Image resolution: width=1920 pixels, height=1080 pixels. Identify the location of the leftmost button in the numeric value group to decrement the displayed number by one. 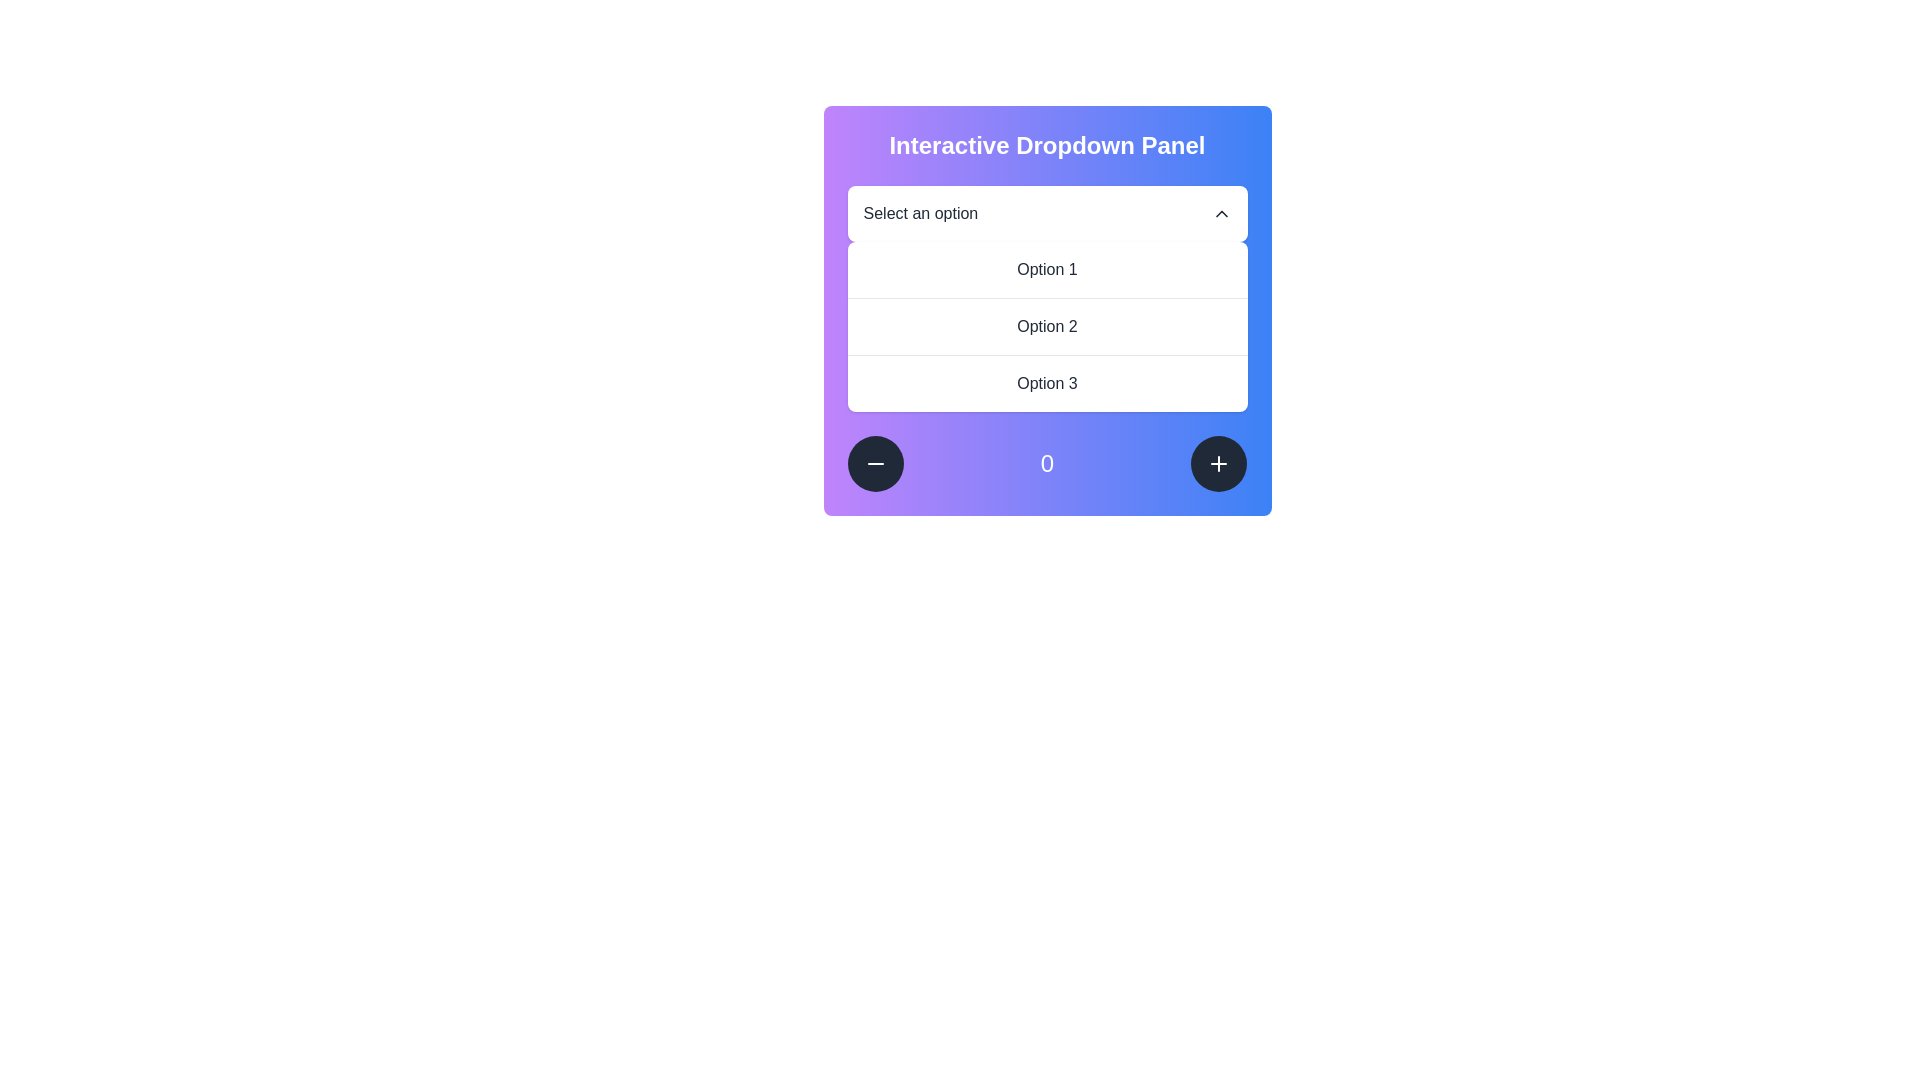
(875, 463).